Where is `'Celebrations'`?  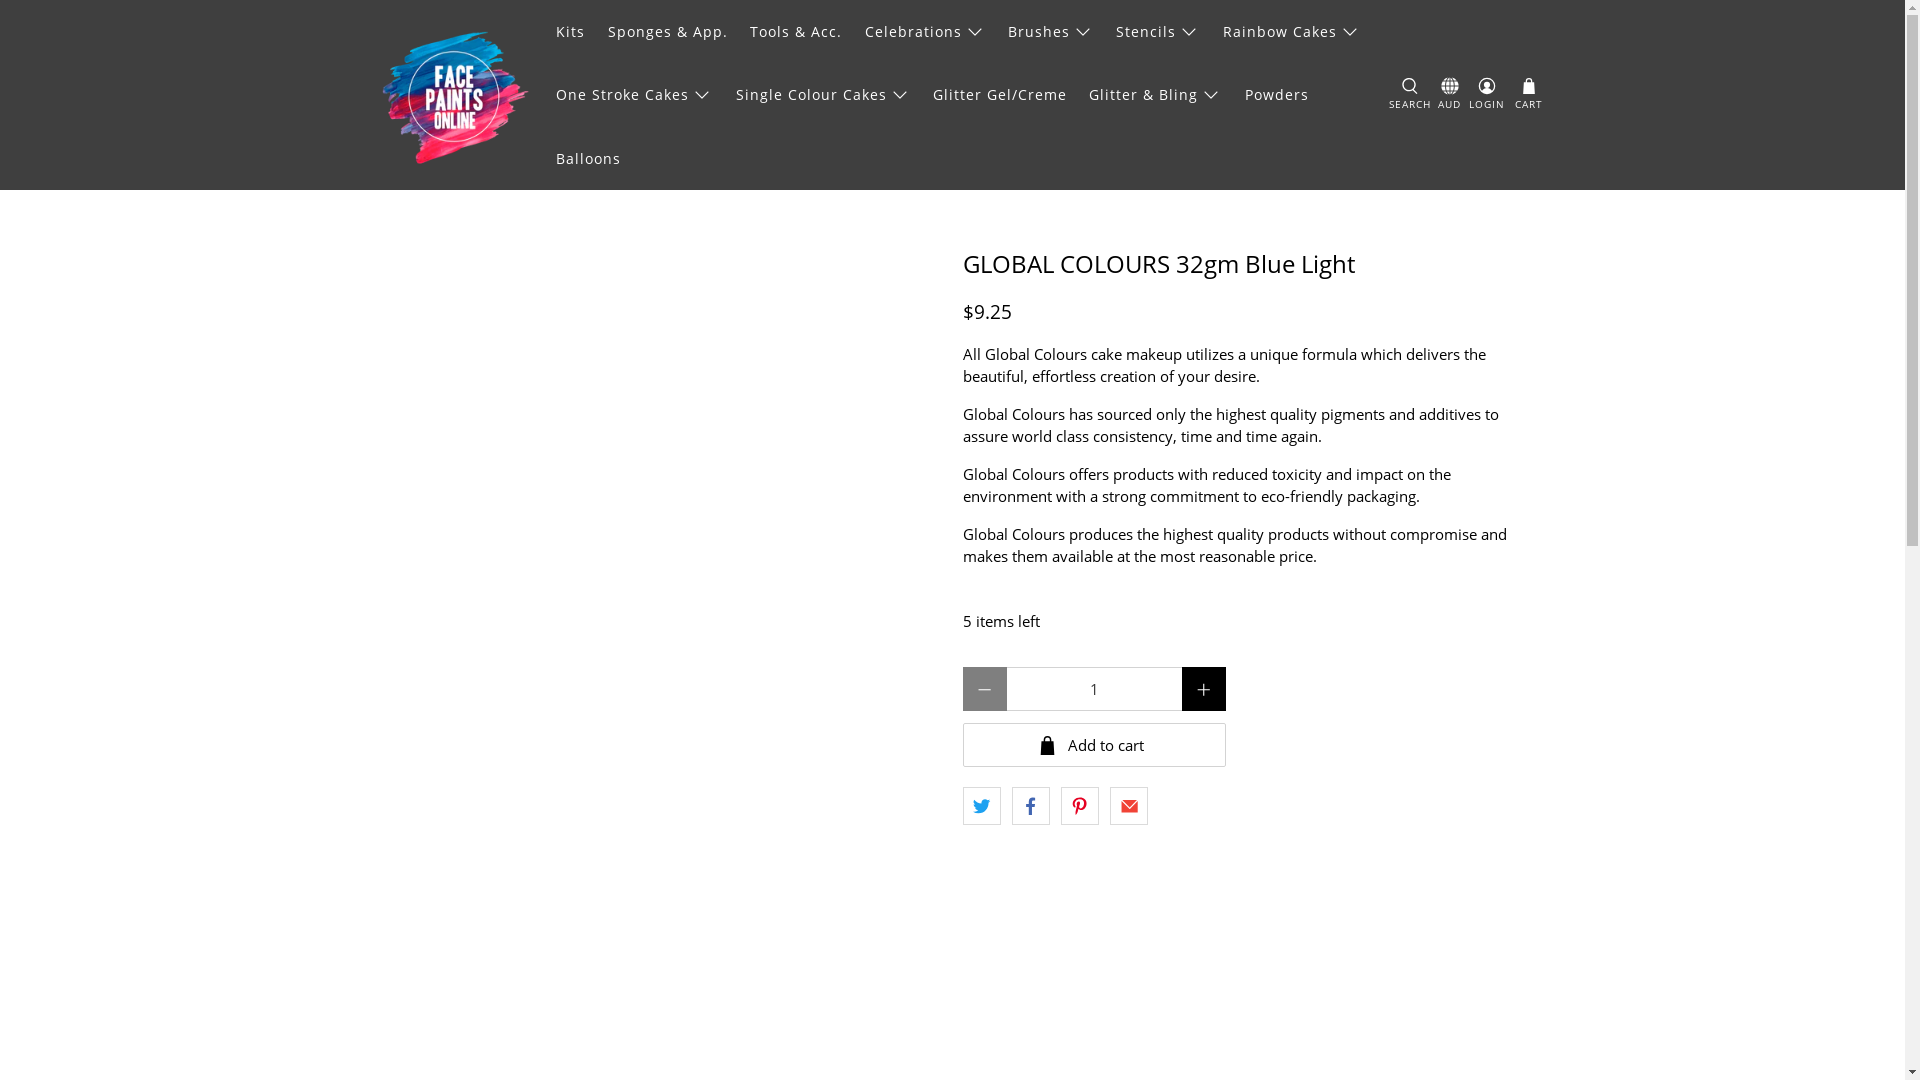
'Celebrations' is located at coordinates (924, 31).